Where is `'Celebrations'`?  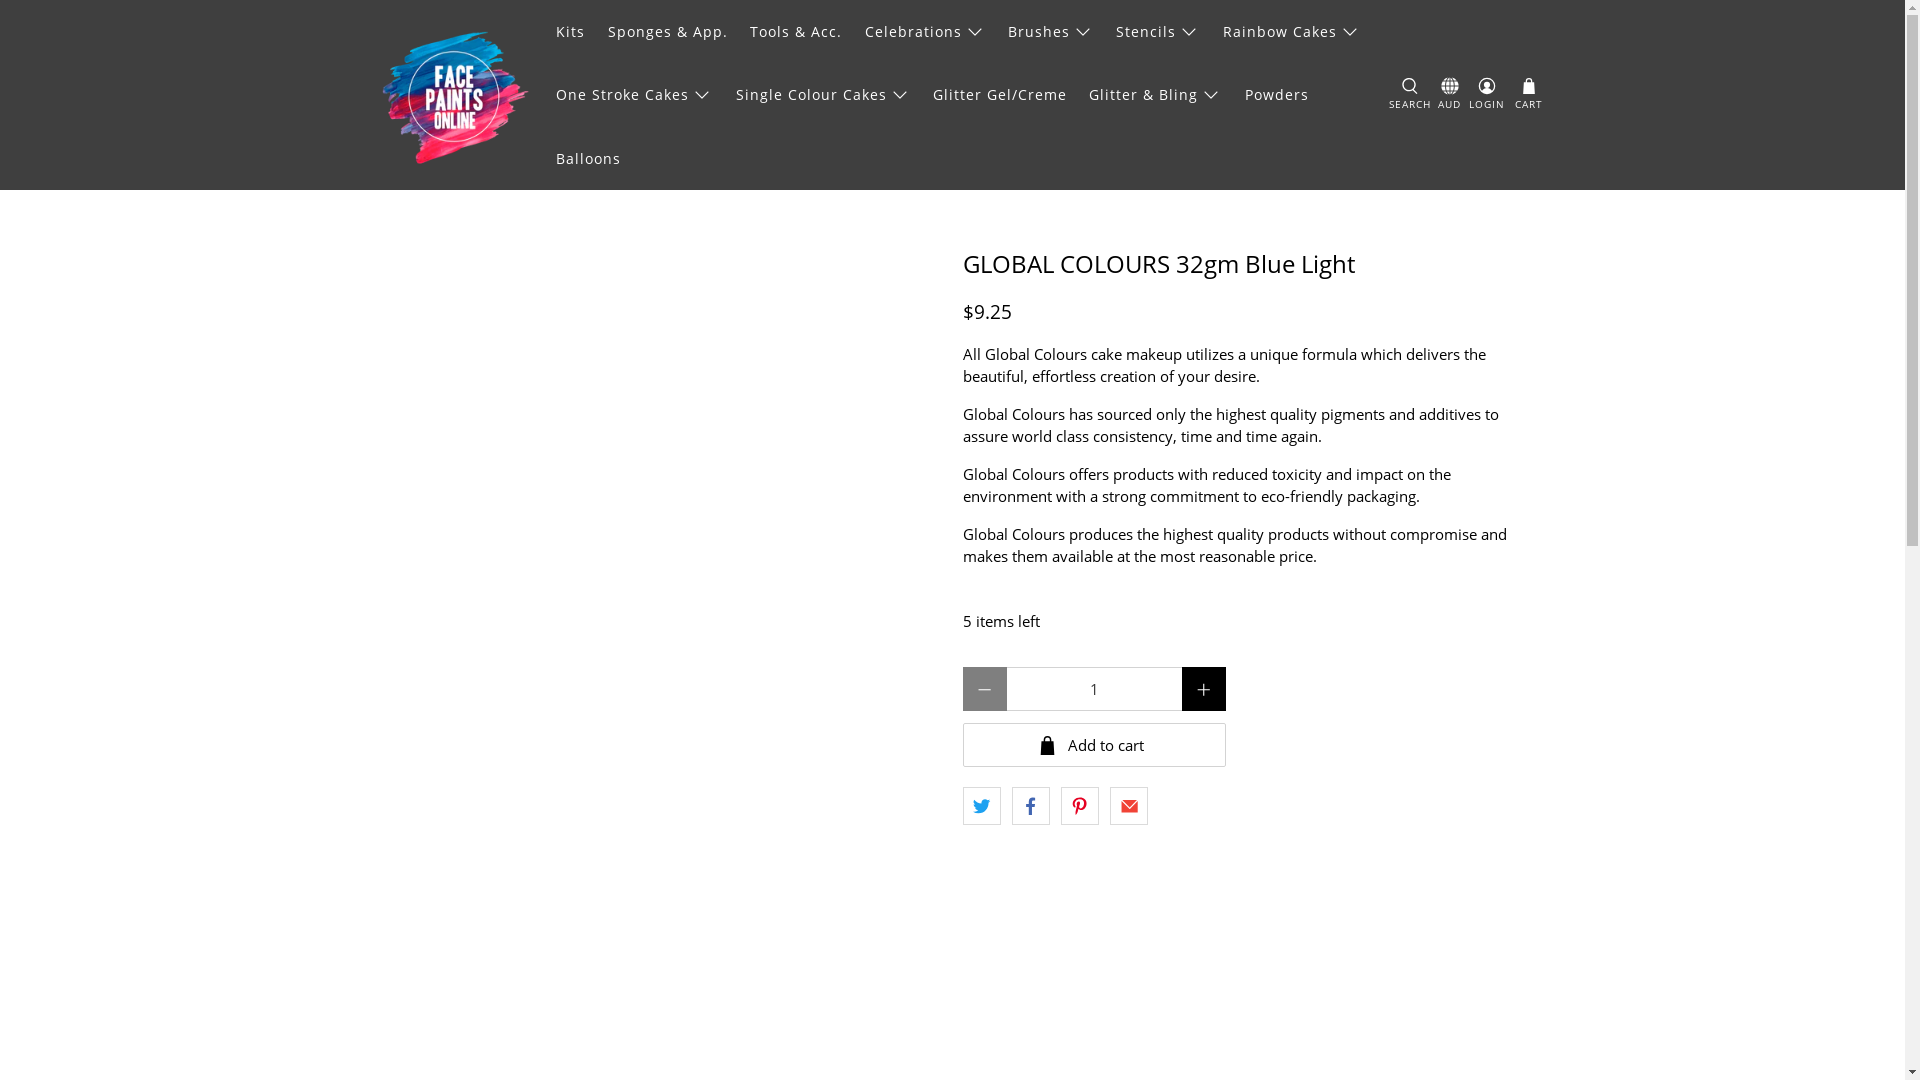
'Celebrations' is located at coordinates (924, 31).